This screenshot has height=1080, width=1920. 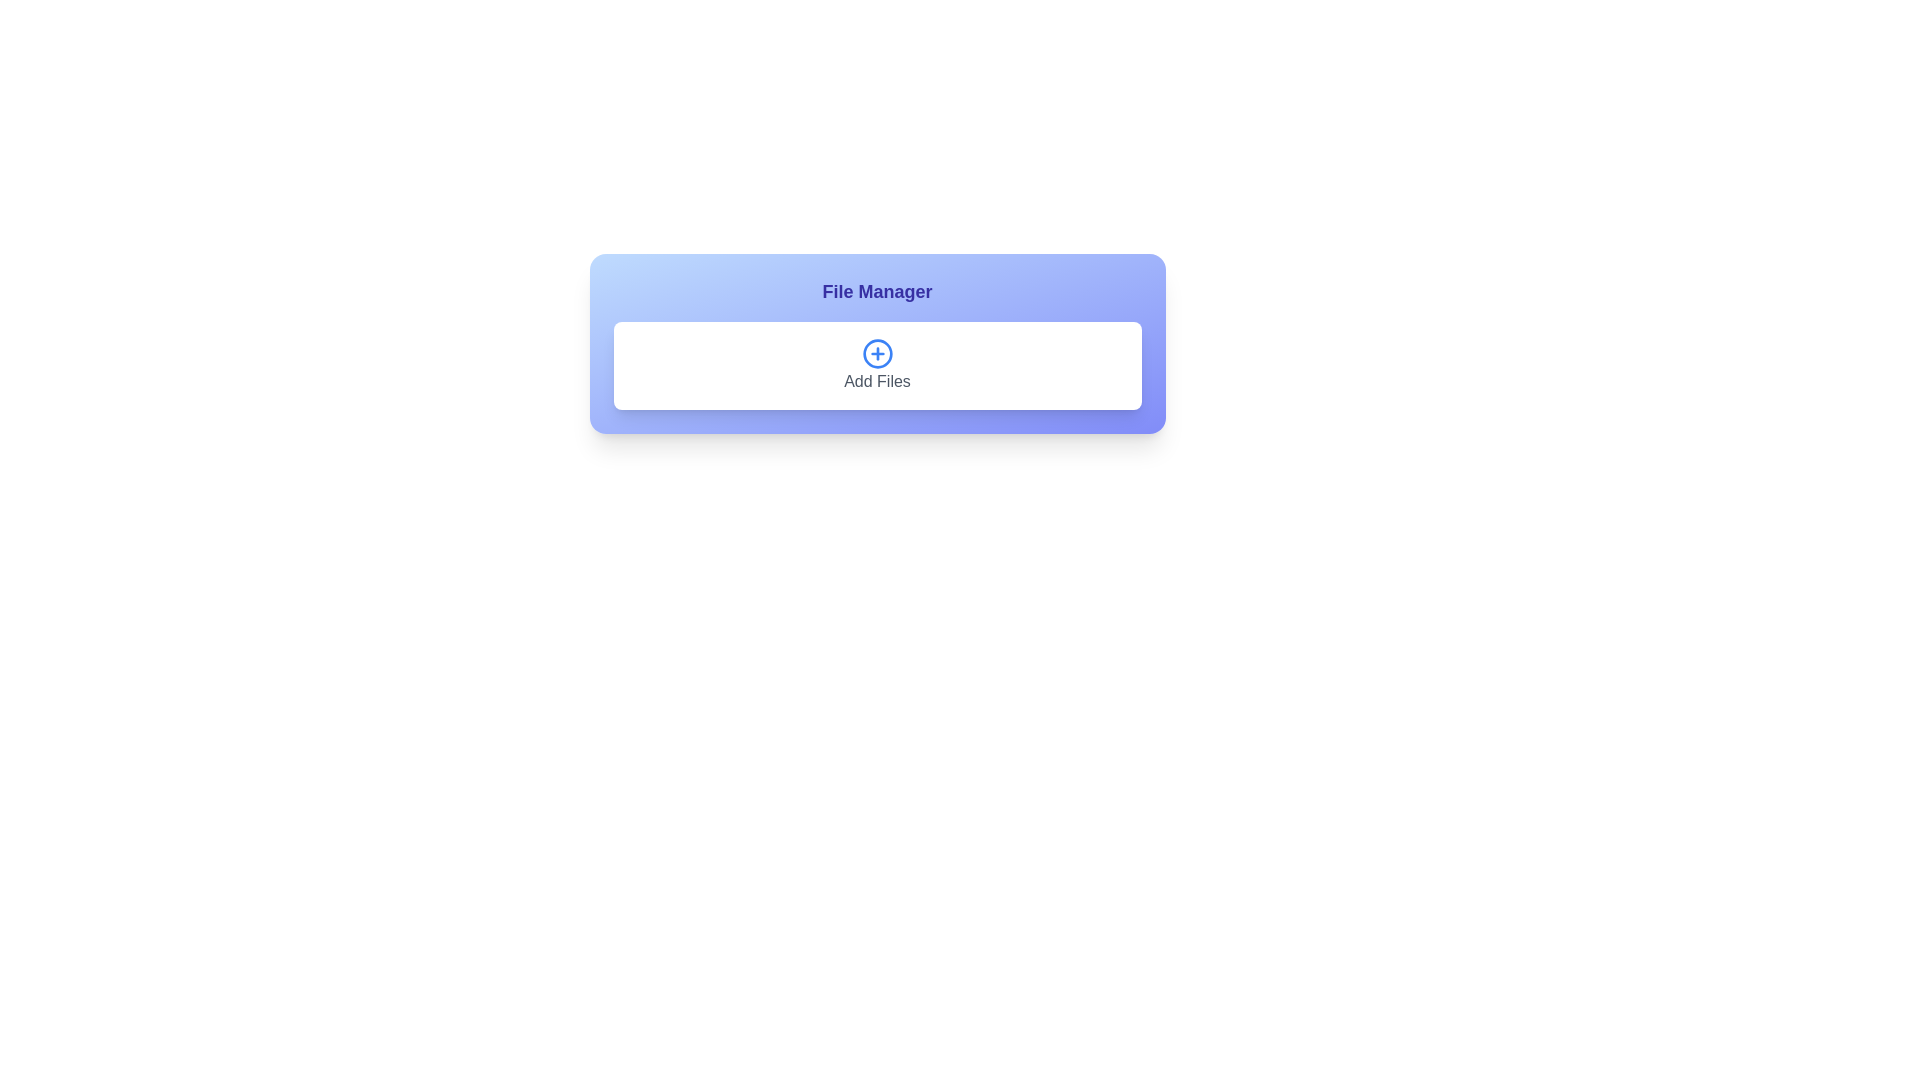 What do you see at coordinates (877, 381) in the screenshot?
I see `the text label that indicates functionality for adding files, located below the '+' icon in the 'File Manager' section` at bounding box center [877, 381].